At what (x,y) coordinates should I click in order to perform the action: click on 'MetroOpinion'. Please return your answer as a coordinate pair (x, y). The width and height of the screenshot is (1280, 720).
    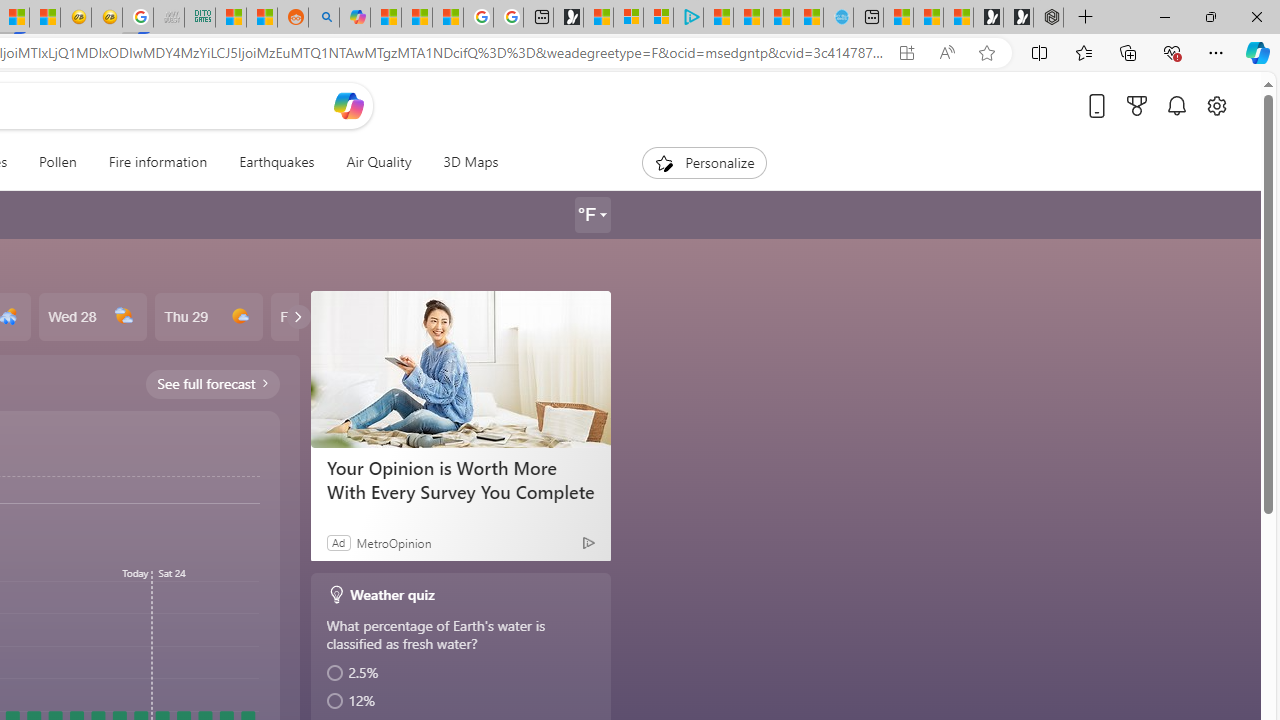
    Looking at the image, I should click on (393, 542).